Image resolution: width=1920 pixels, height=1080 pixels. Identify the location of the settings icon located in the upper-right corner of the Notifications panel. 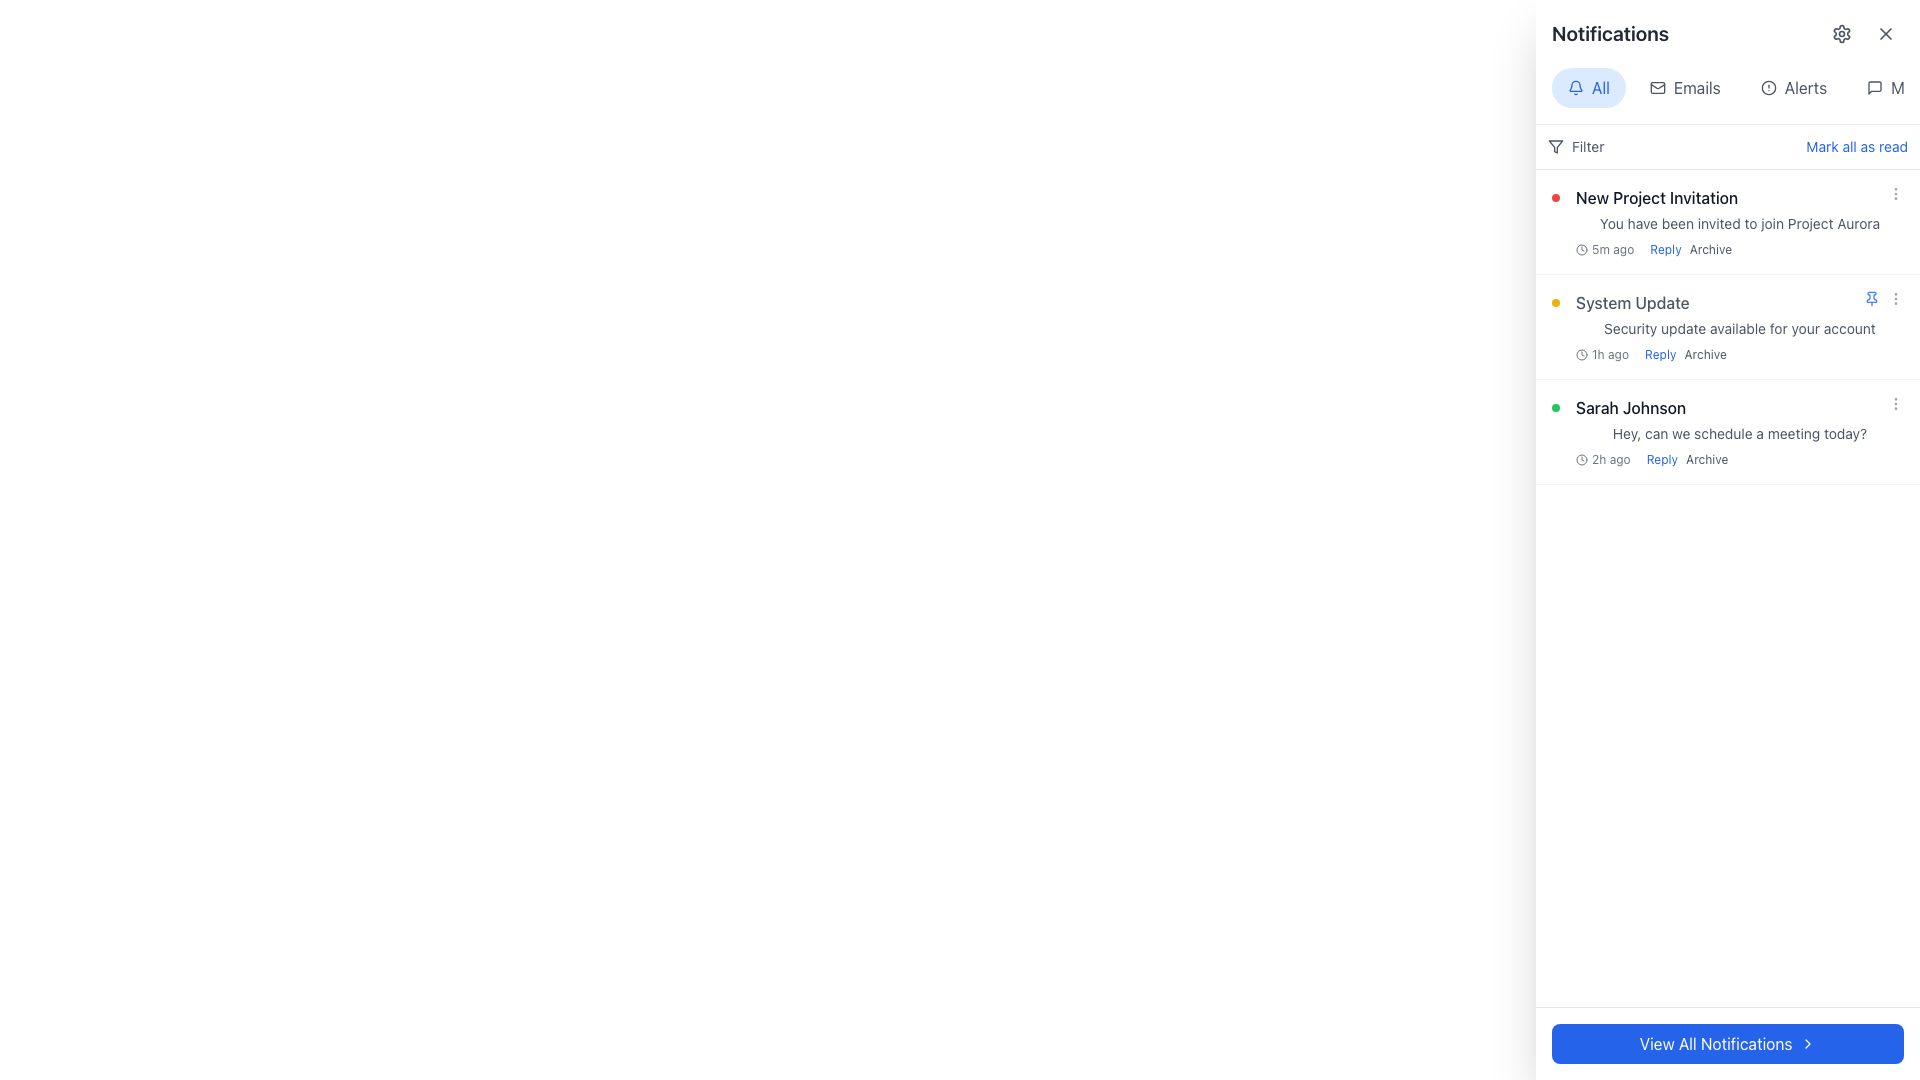
(1841, 34).